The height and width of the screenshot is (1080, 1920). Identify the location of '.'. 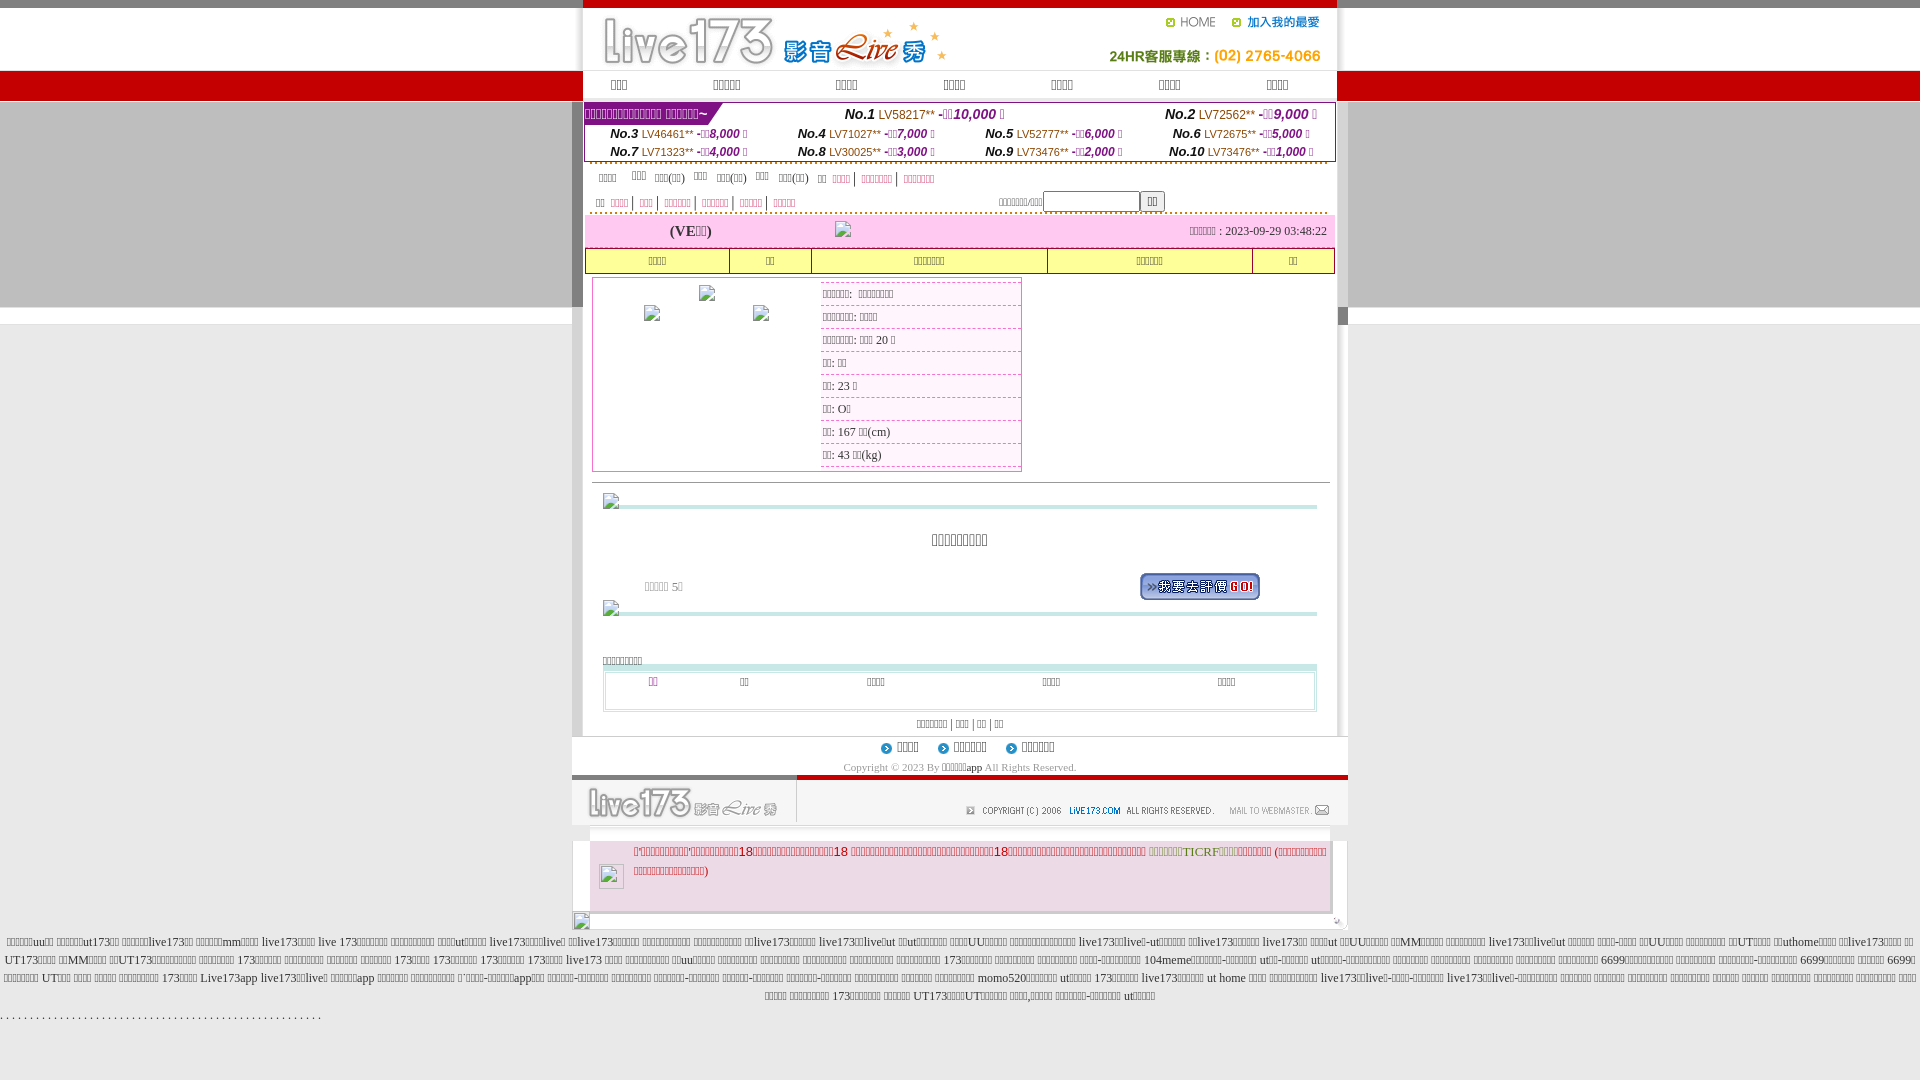
(37, 1014).